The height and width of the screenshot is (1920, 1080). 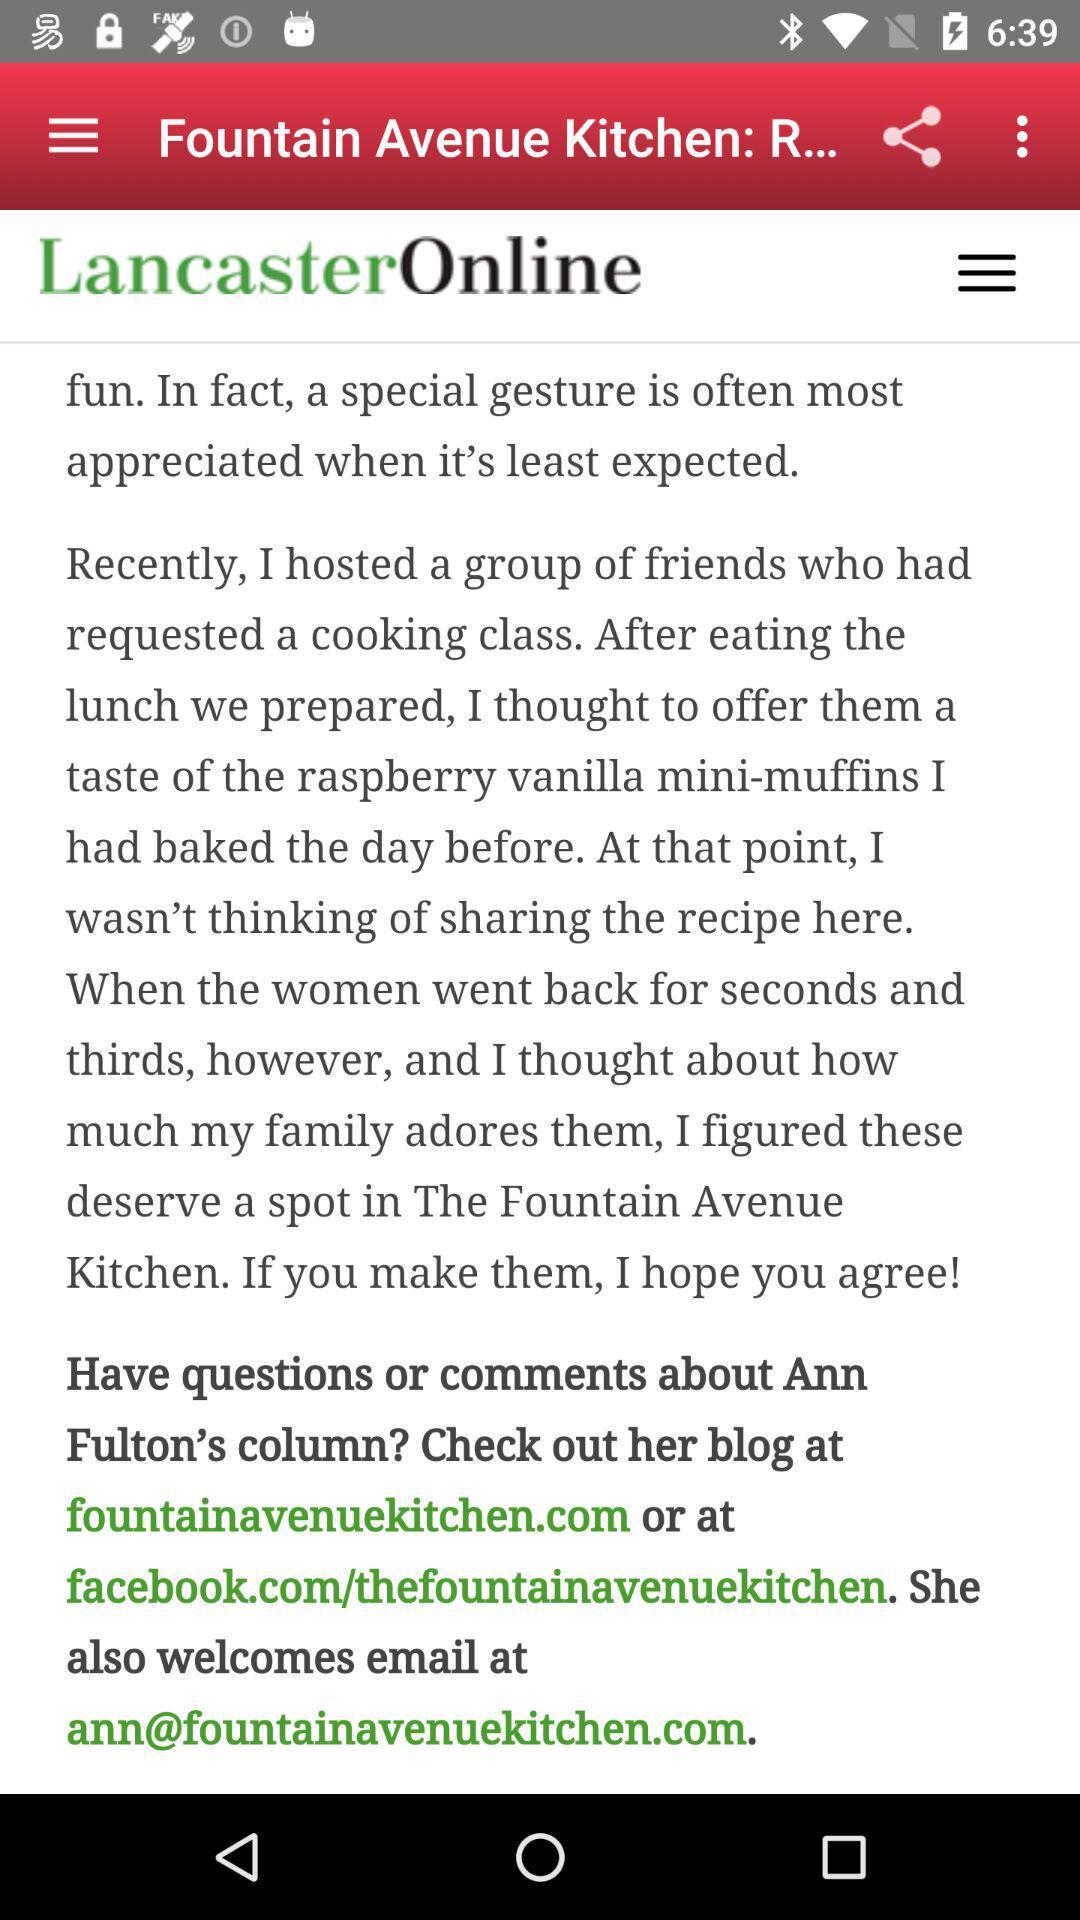 I want to click on advertisement, so click(x=540, y=1002).